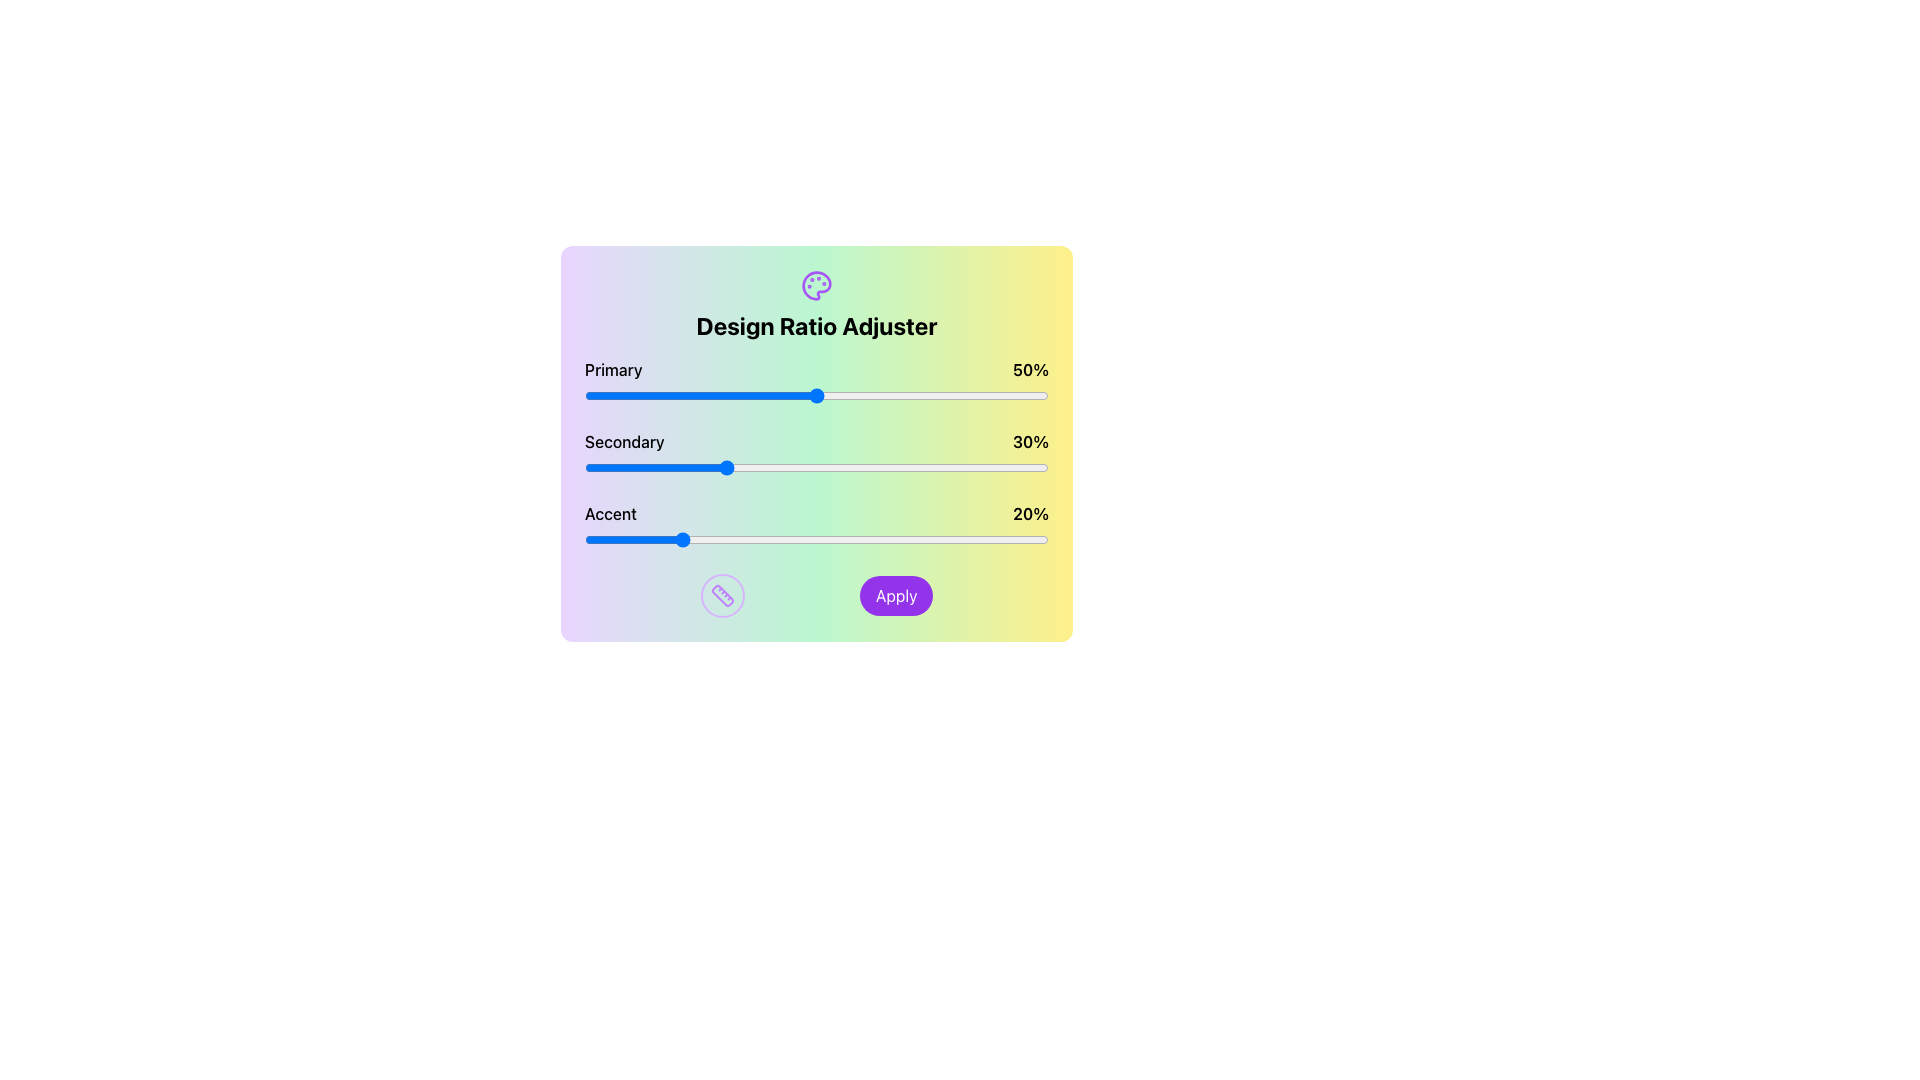 The height and width of the screenshot is (1080, 1920). Describe the element at coordinates (816, 285) in the screenshot. I see `the palette icon, which is a purple elliptical shape with a hollow bottom-right area and small circles inside, located at the center-top of the gradient background box above the 'Design Ratio Adjuster' heading` at that location.